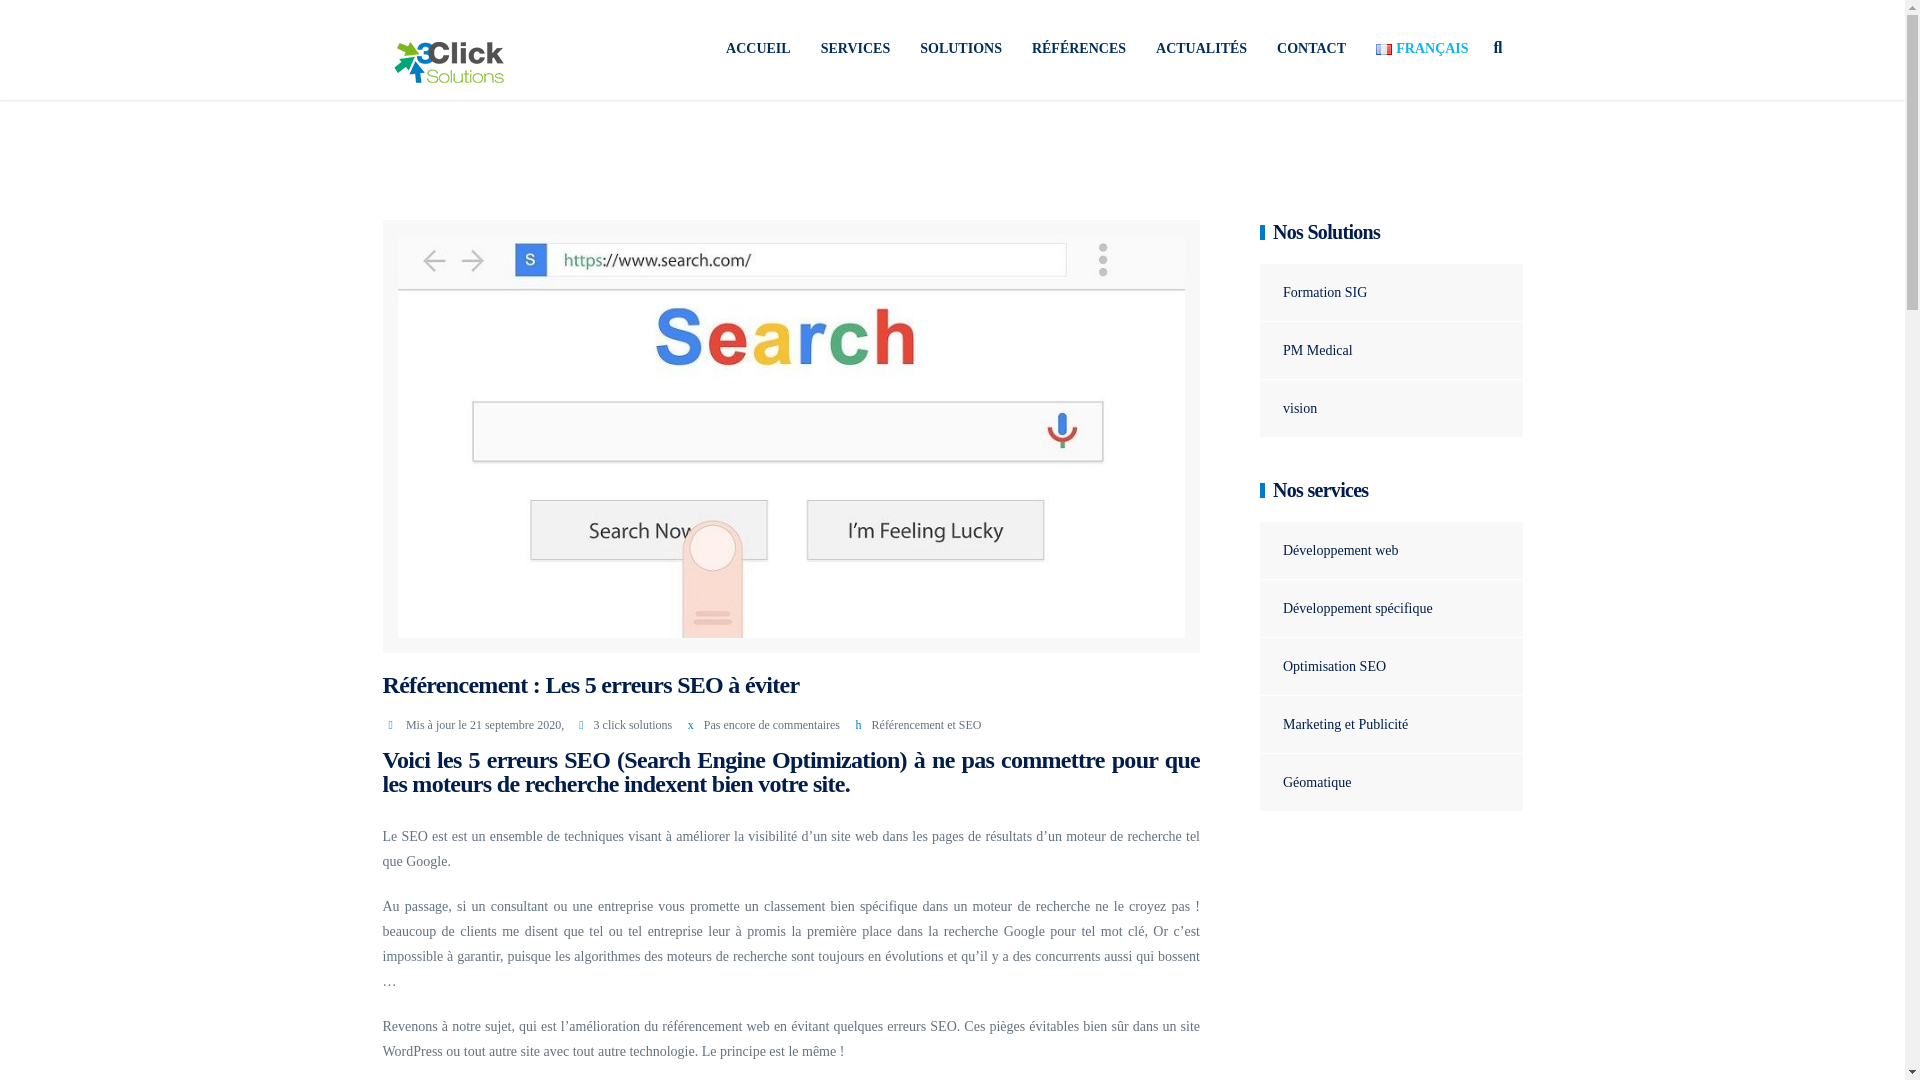  I want to click on 'CONTACT', so click(1311, 48).